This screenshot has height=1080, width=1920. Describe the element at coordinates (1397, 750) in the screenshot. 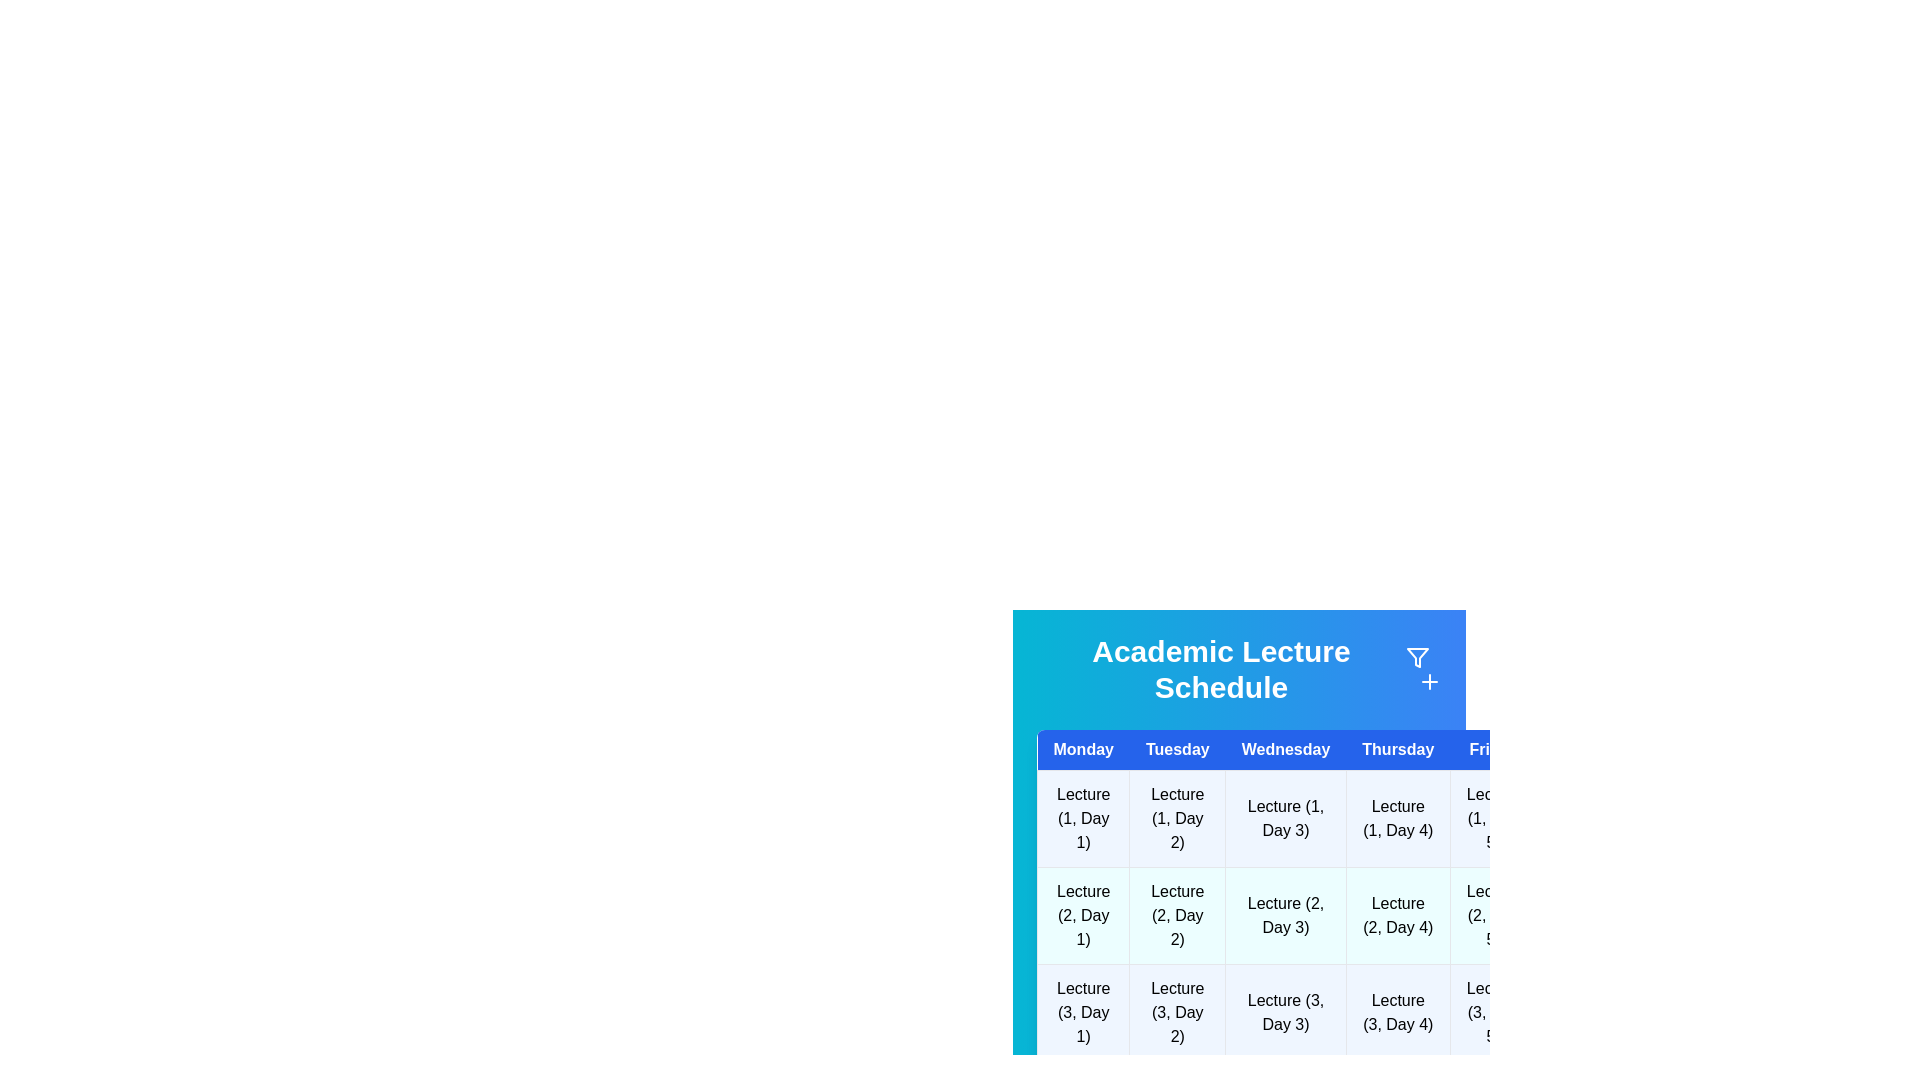

I see `the header for Thursday to sort or filter the schedule by that day` at that location.